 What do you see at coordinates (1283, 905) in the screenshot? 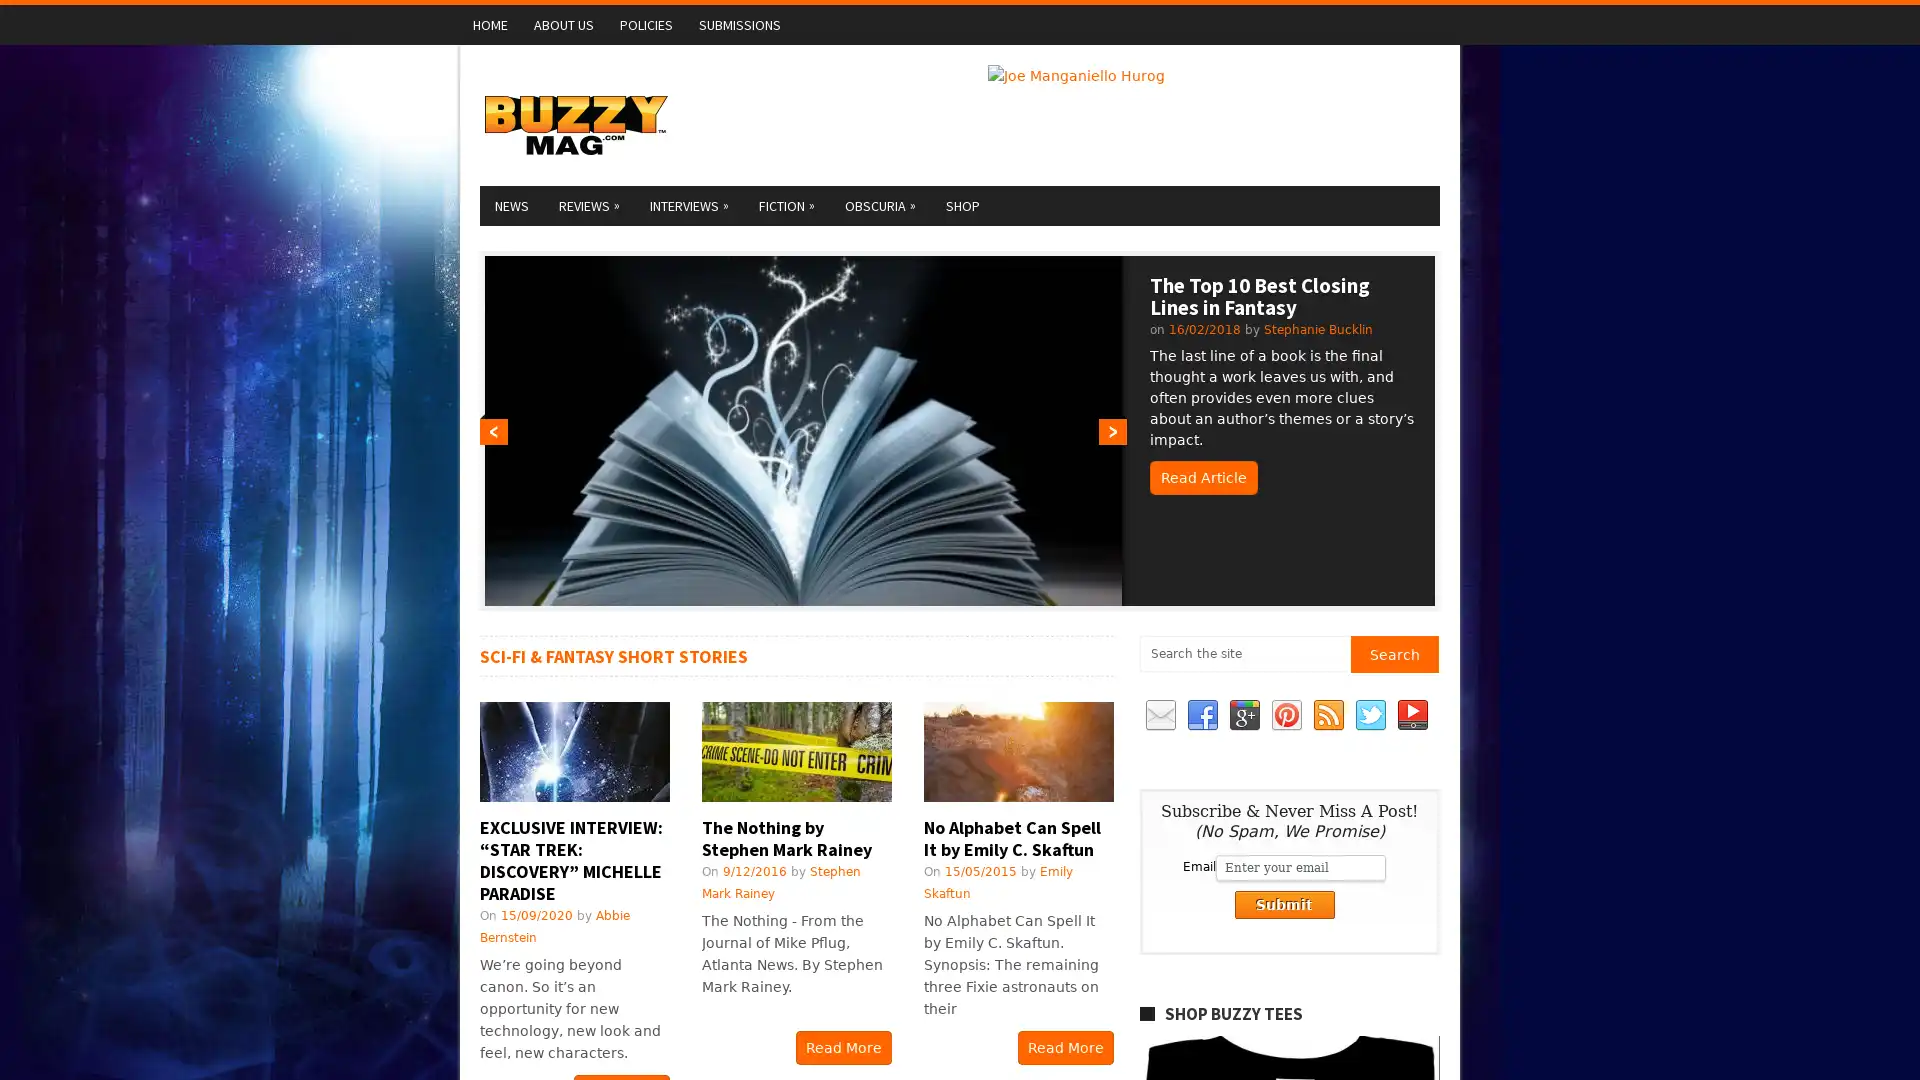
I see `Submit` at bounding box center [1283, 905].